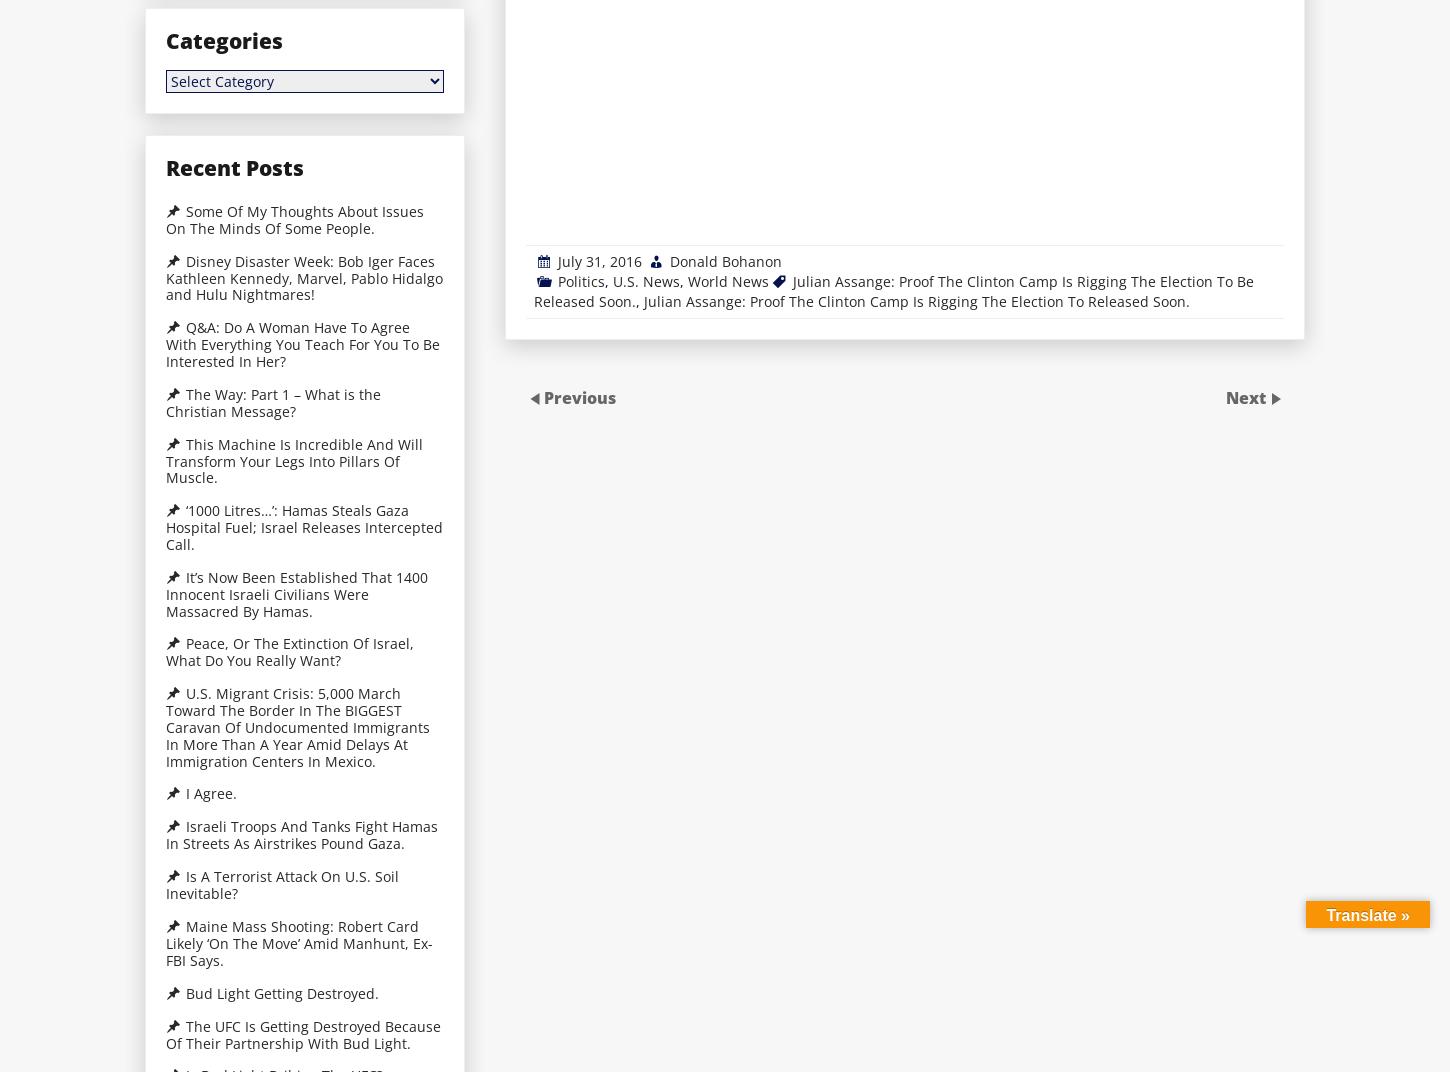 The width and height of the screenshot is (1450, 1072). What do you see at coordinates (294, 219) in the screenshot?
I see `'Some Of My Thoughts About Issues On The Minds Of Some People.'` at bounding box center [294, 219].